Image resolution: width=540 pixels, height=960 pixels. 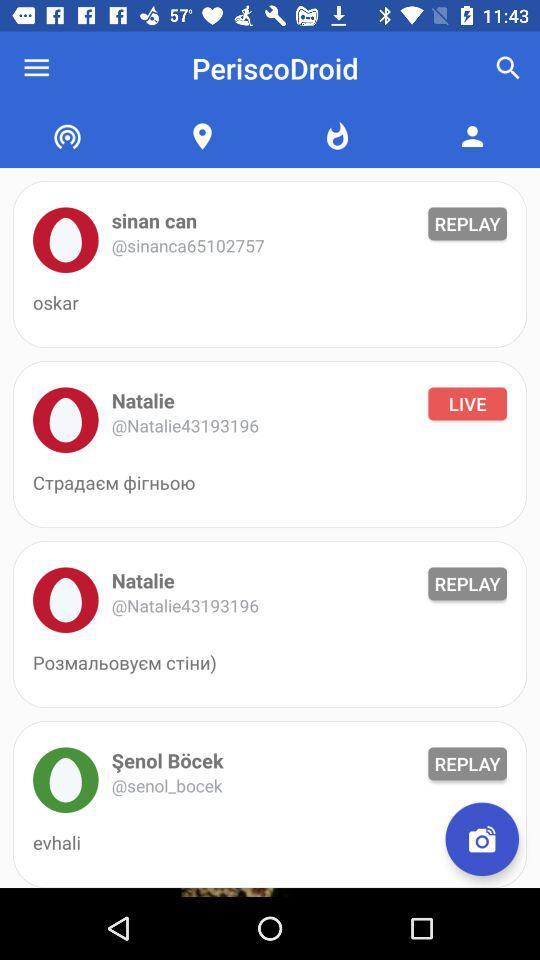 I want to click on item to the right of periscodroid icon, so click(x=508, y=68).